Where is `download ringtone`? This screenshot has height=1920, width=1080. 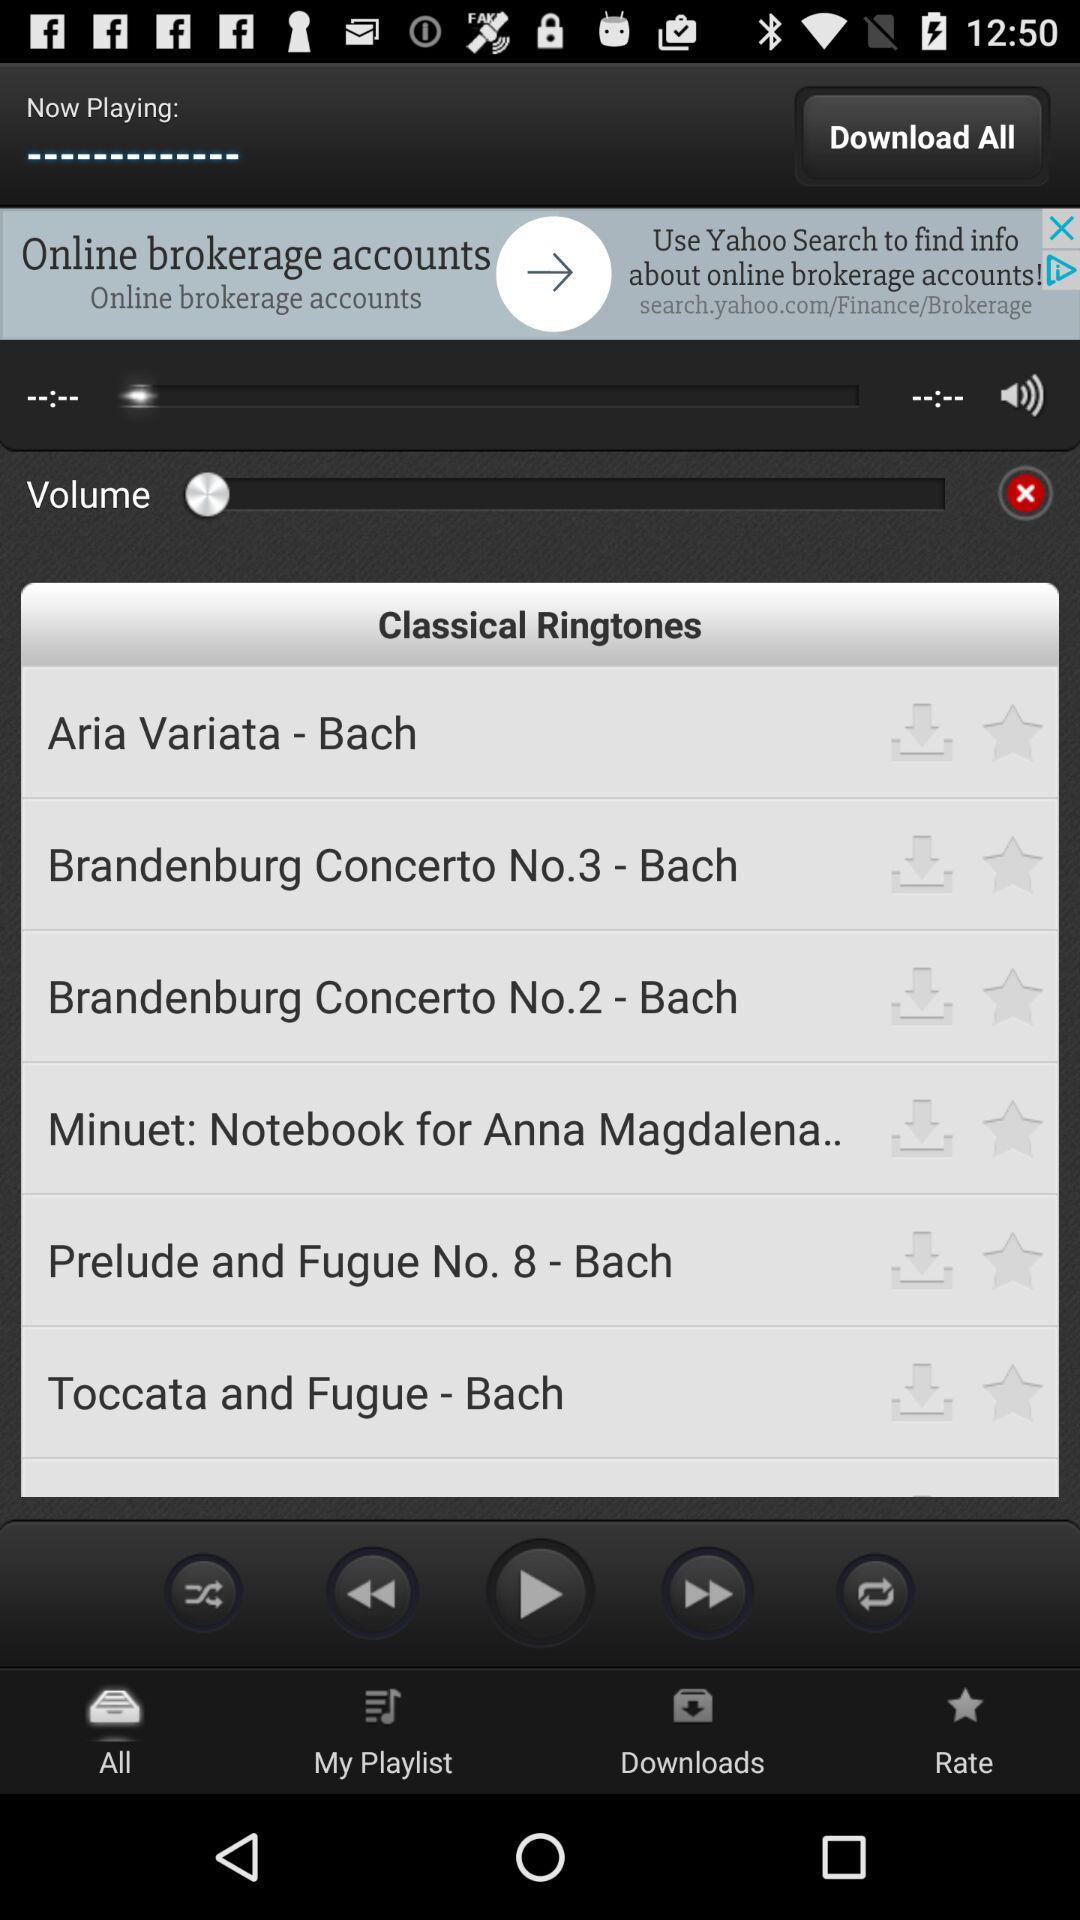 download ringtone is located at coordinates (922, 995).